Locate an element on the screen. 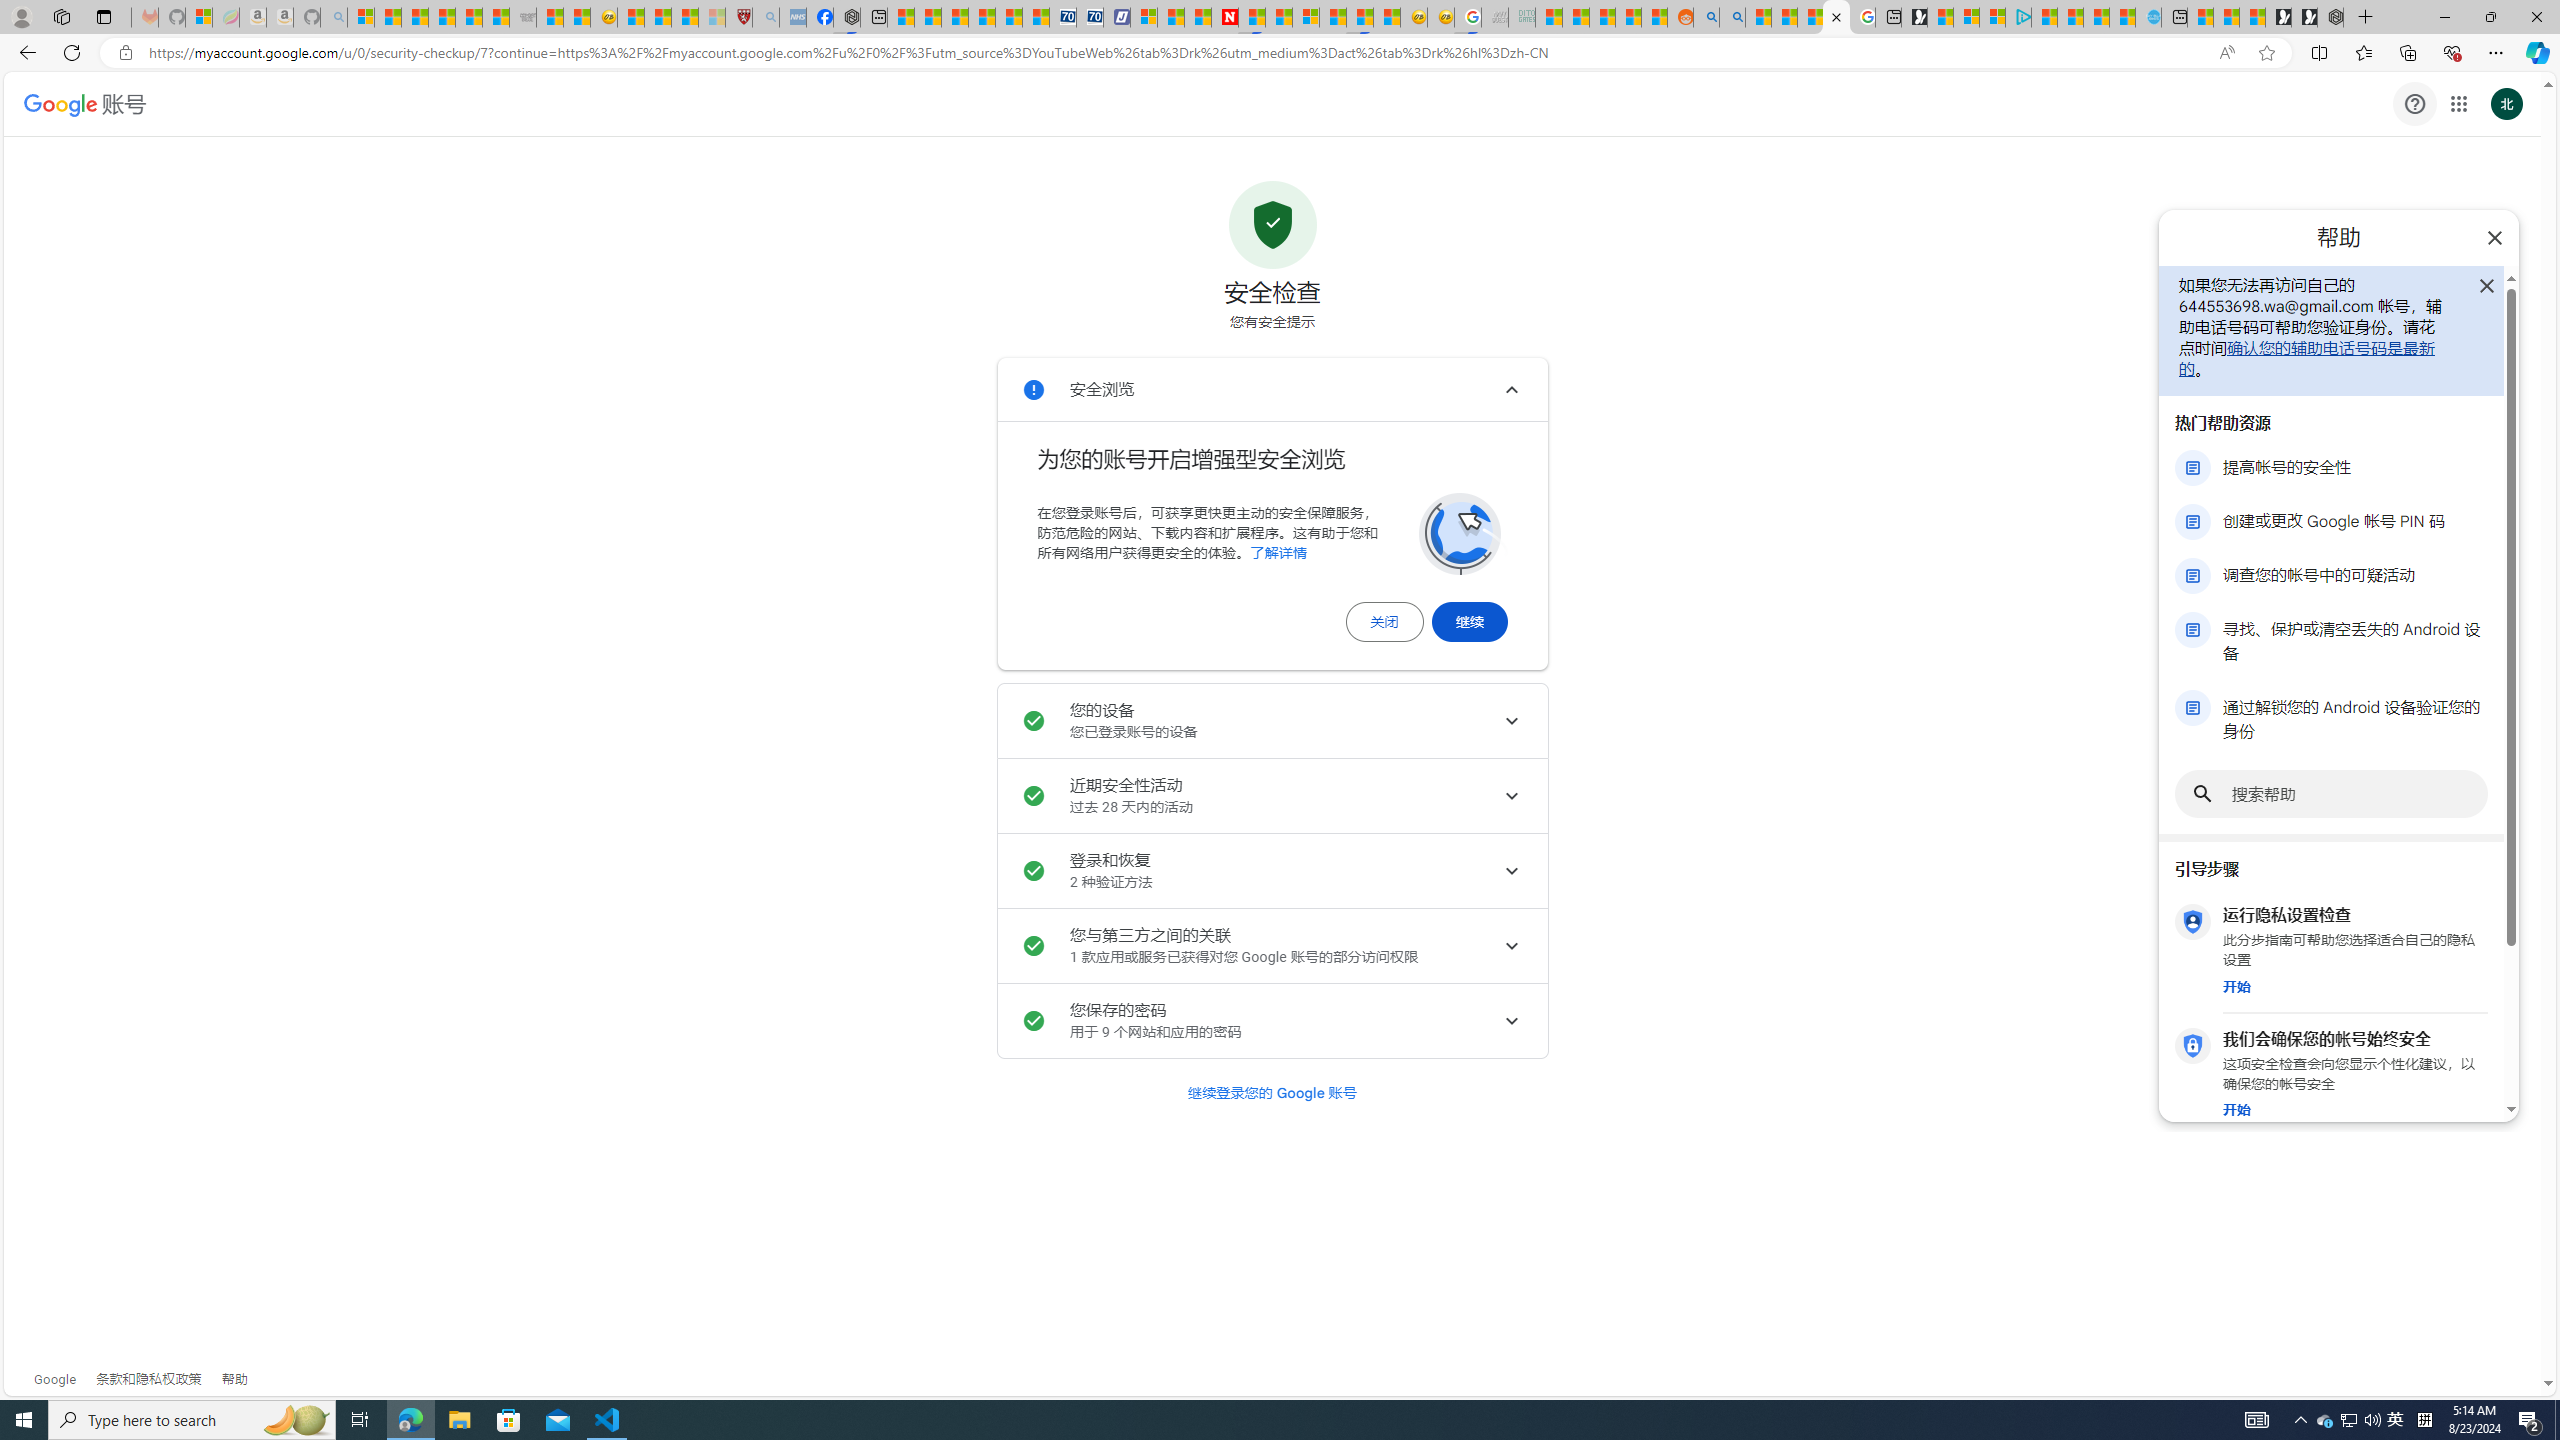 The height and width of the screenshot is (1440, 2560). 'Class: gb_E' is located at coordinates (2458, 103).